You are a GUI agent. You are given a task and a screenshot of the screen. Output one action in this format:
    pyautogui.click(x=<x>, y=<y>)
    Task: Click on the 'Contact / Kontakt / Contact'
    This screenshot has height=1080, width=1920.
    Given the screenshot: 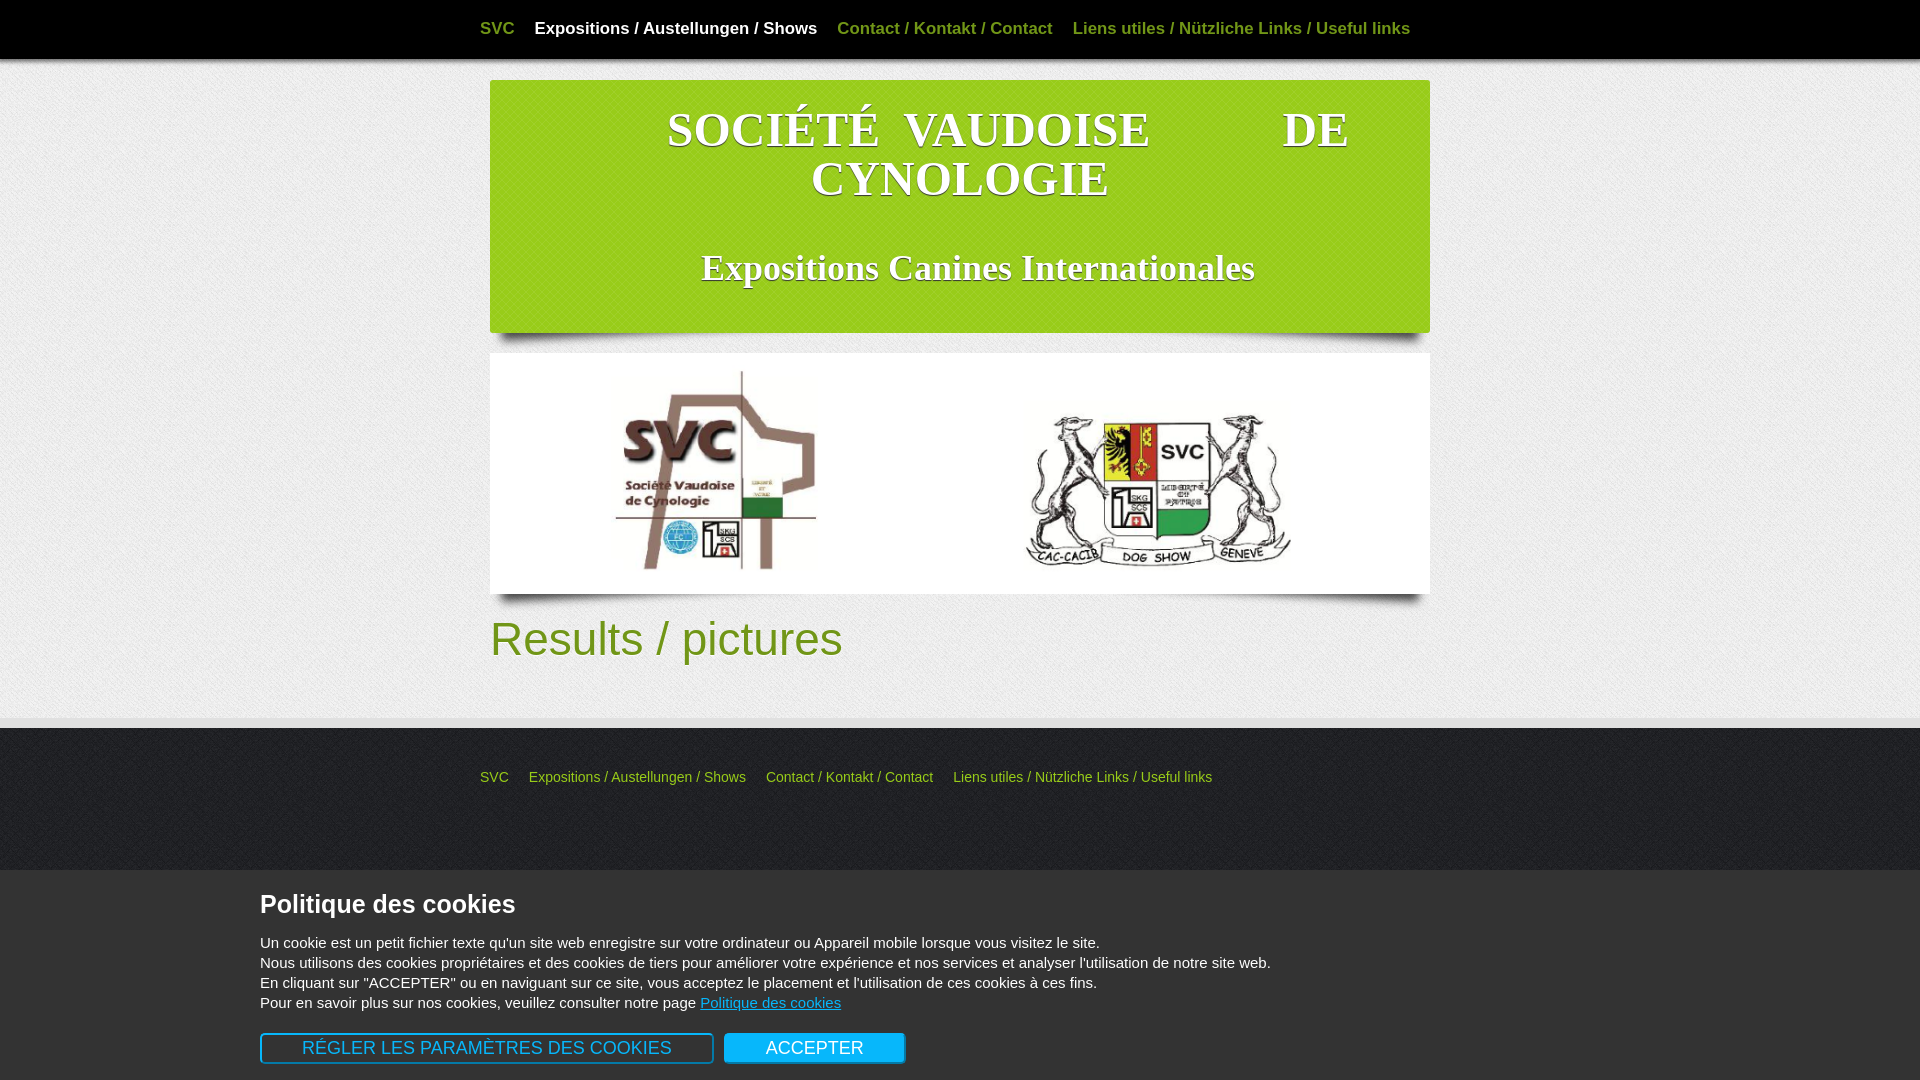 What is the action you would take?
    pyautogui.click(x=943, y=28)
    